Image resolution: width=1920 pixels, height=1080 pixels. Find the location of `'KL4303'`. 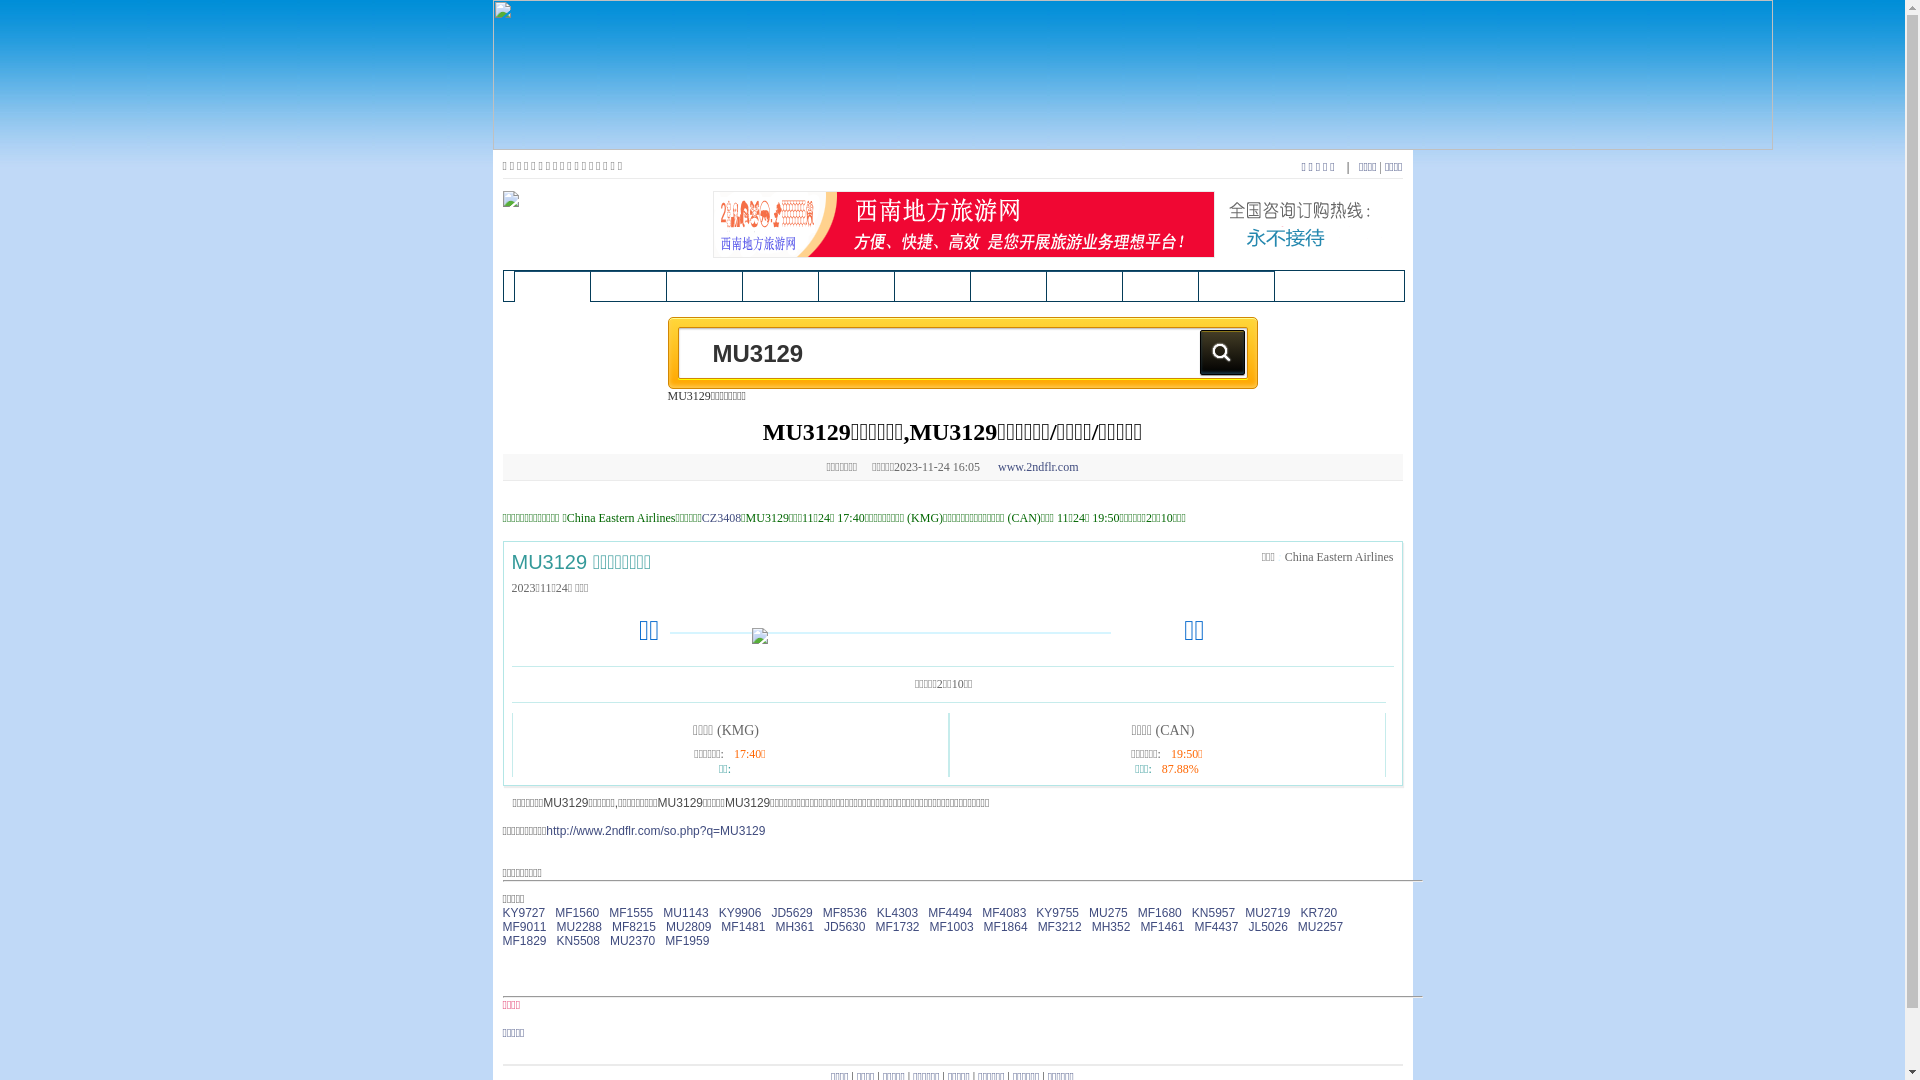

'KL4303' is located at coordinates (877, 913).